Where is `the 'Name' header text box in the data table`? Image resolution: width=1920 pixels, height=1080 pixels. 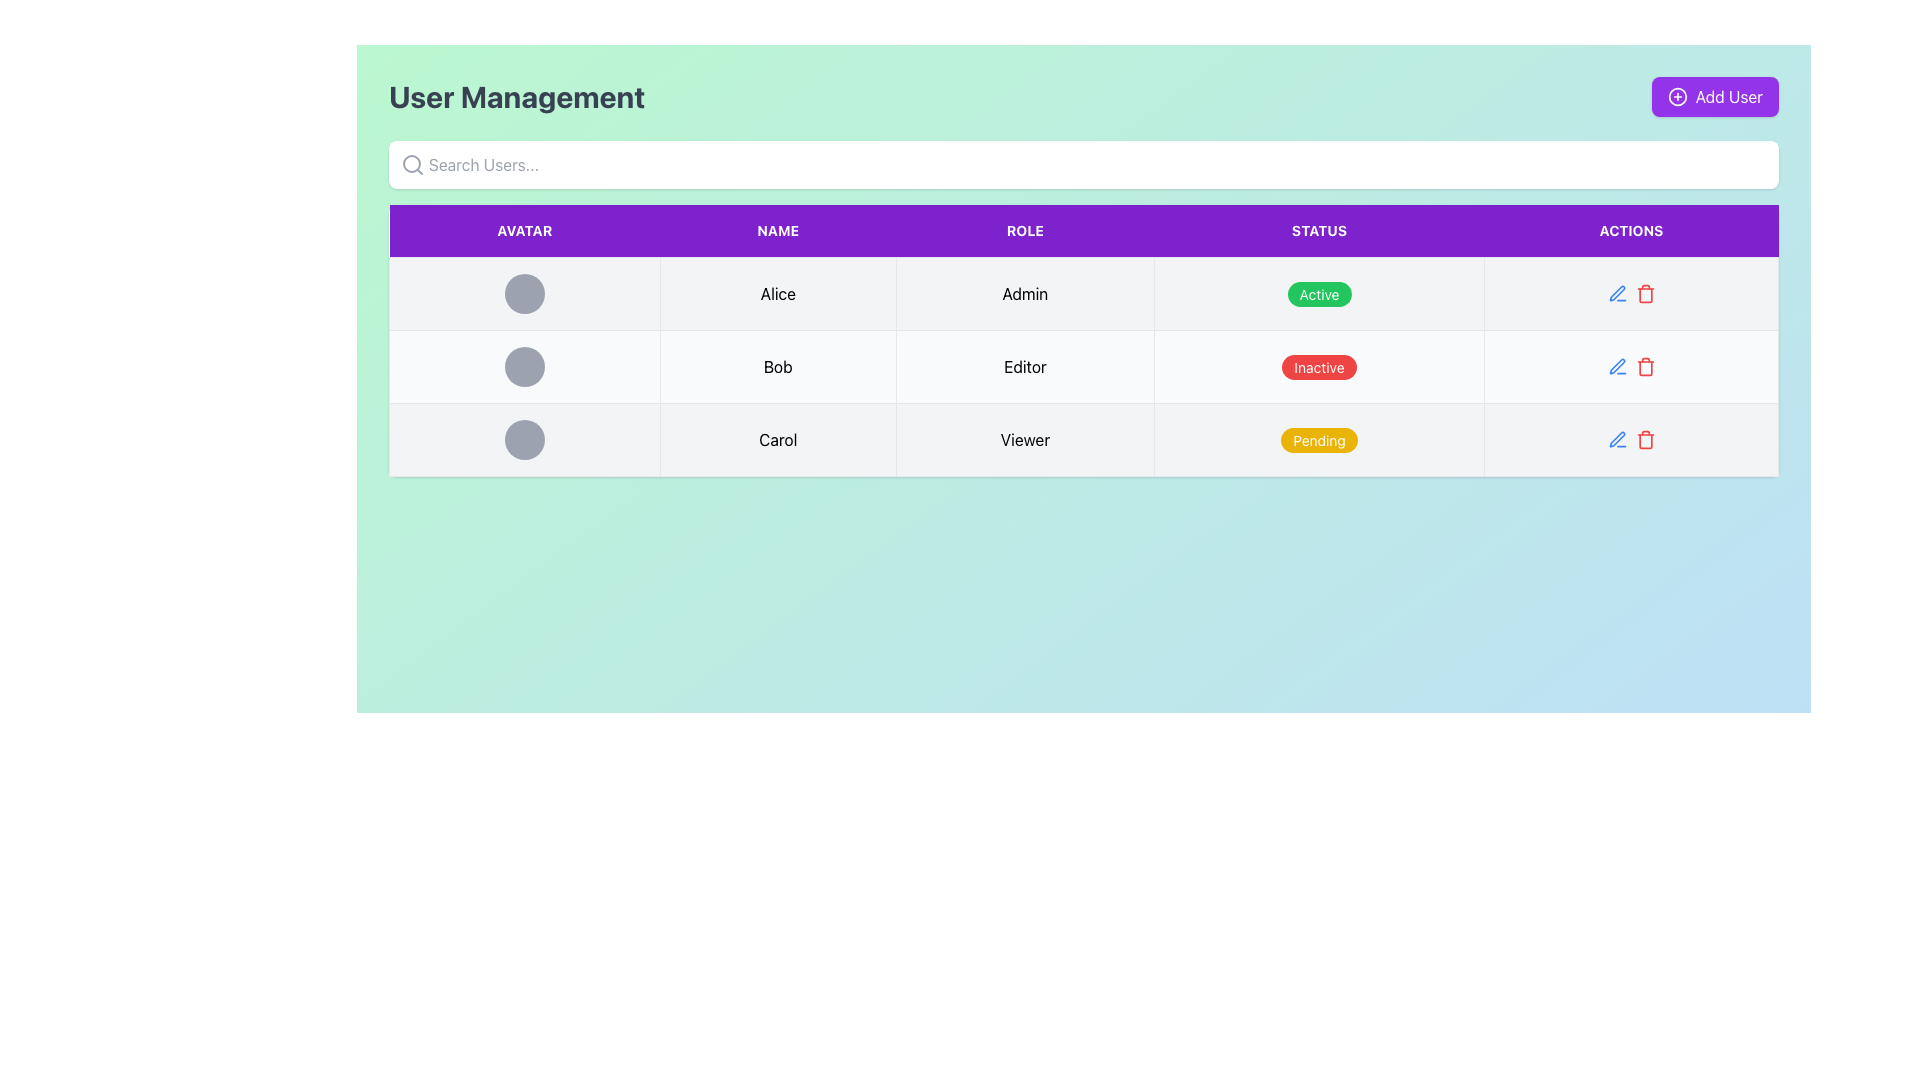
the 'Name' header text box in the data table is located at coordinates (777, 230).